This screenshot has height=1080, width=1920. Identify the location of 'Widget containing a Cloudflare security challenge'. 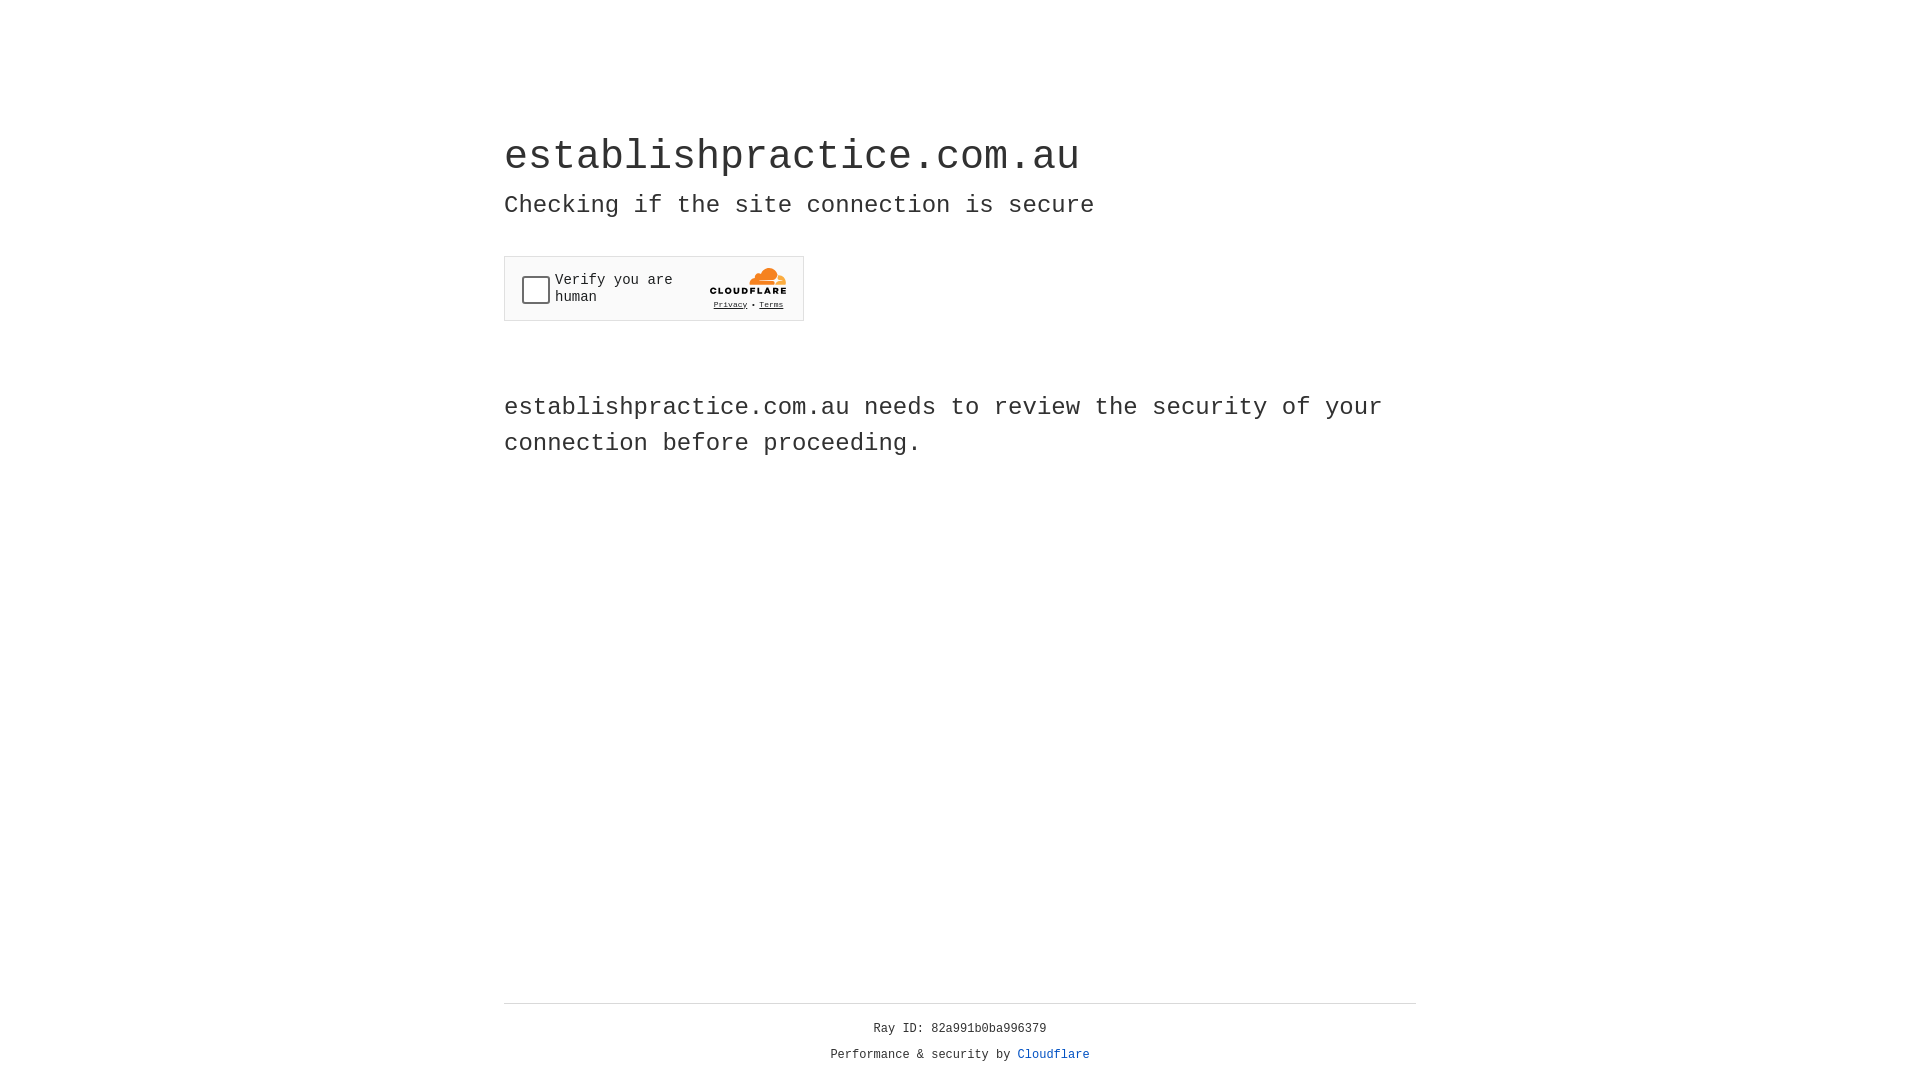
(653, 288).